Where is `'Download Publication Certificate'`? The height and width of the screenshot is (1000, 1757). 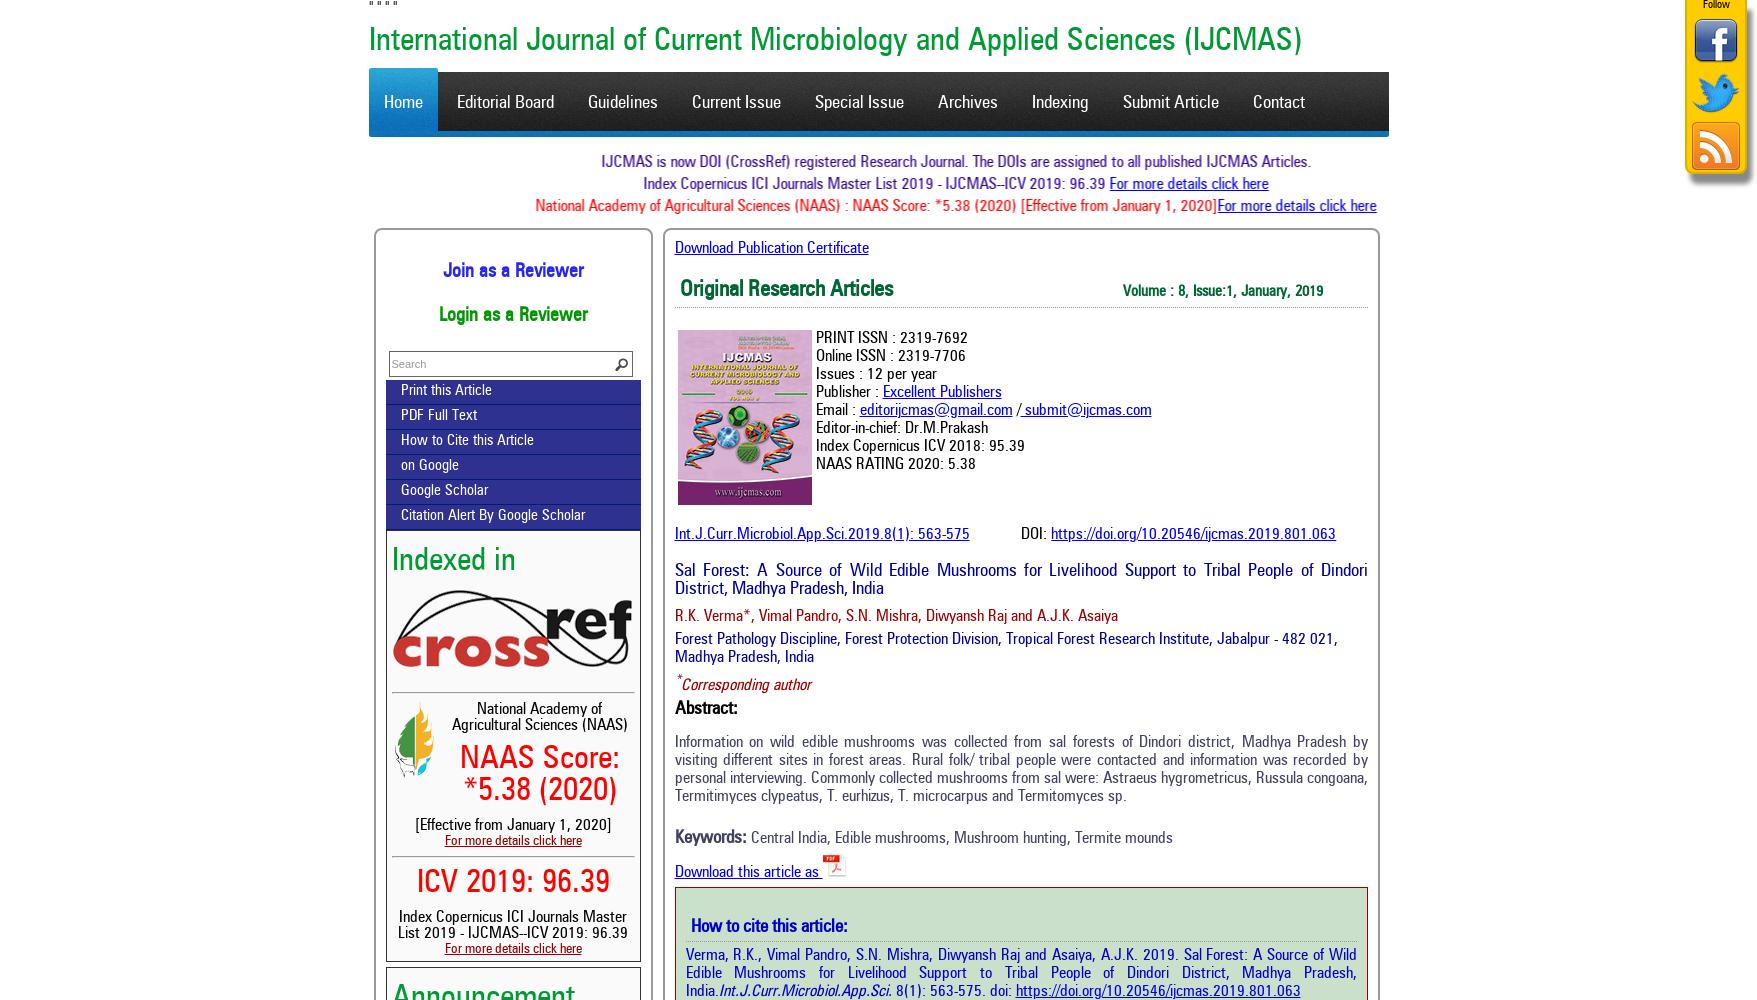
'Download Publication Certificate' is located at coordinates (770, 248).